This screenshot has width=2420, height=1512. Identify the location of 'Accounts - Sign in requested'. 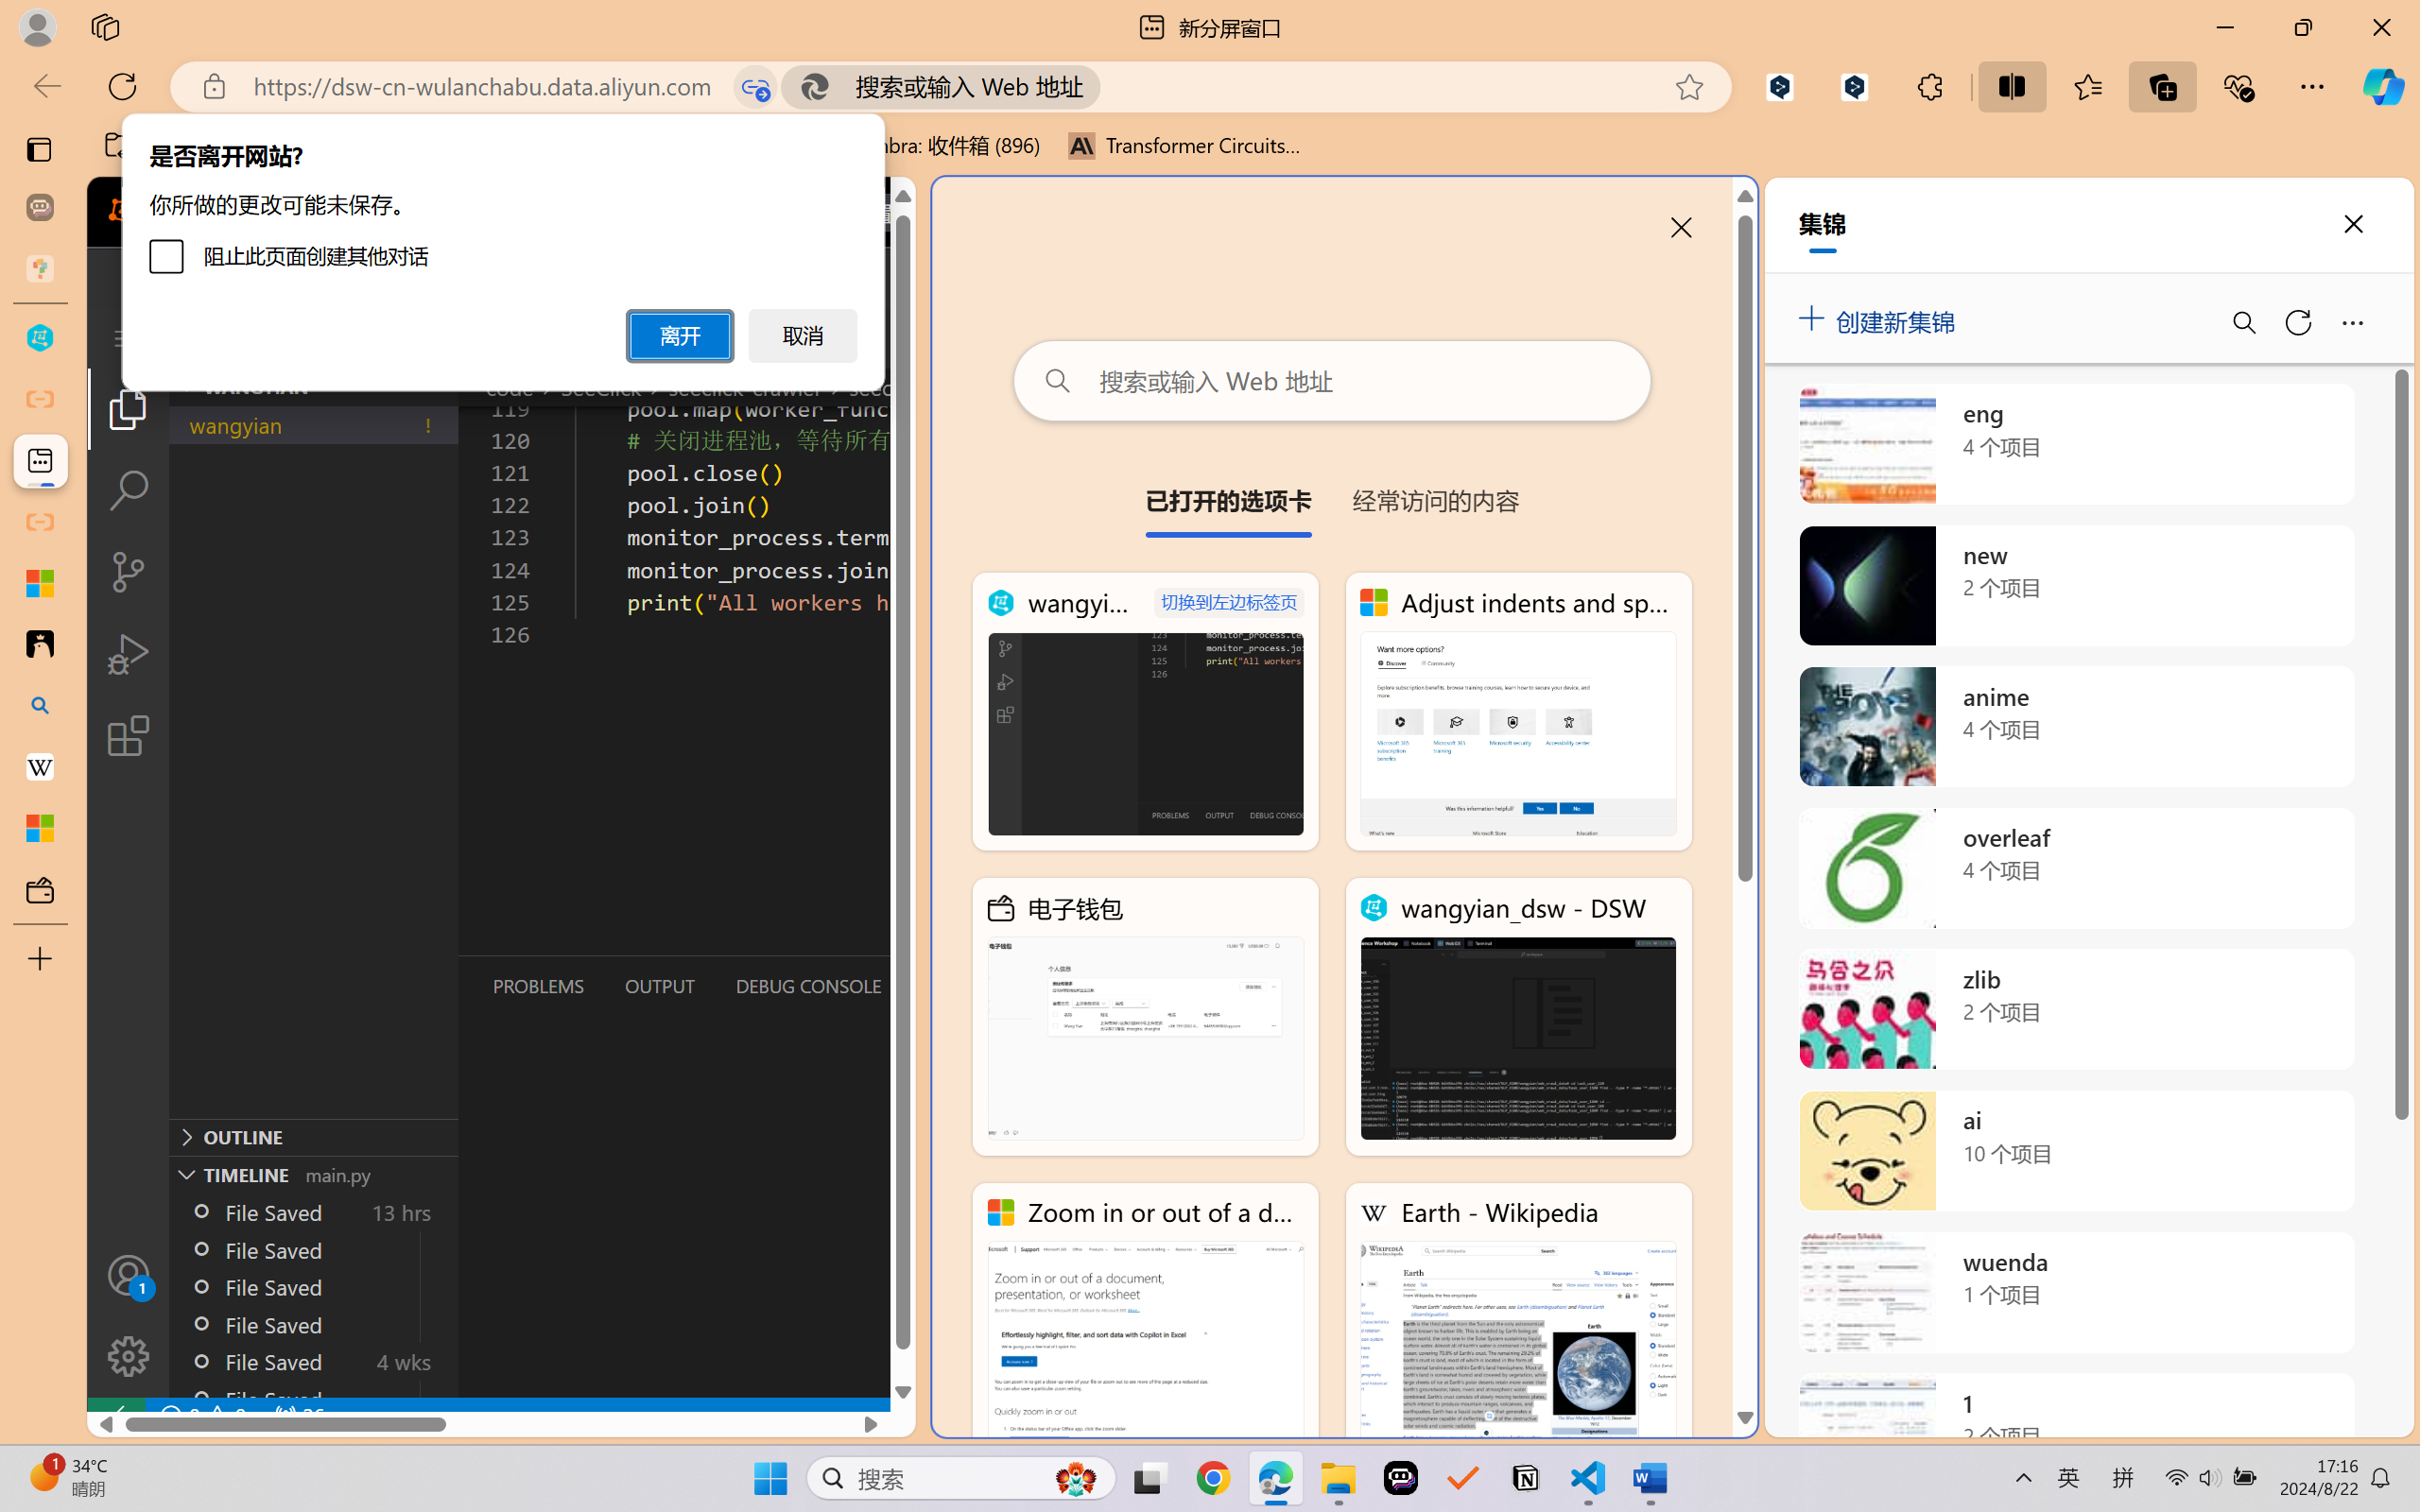
(127, 1274).